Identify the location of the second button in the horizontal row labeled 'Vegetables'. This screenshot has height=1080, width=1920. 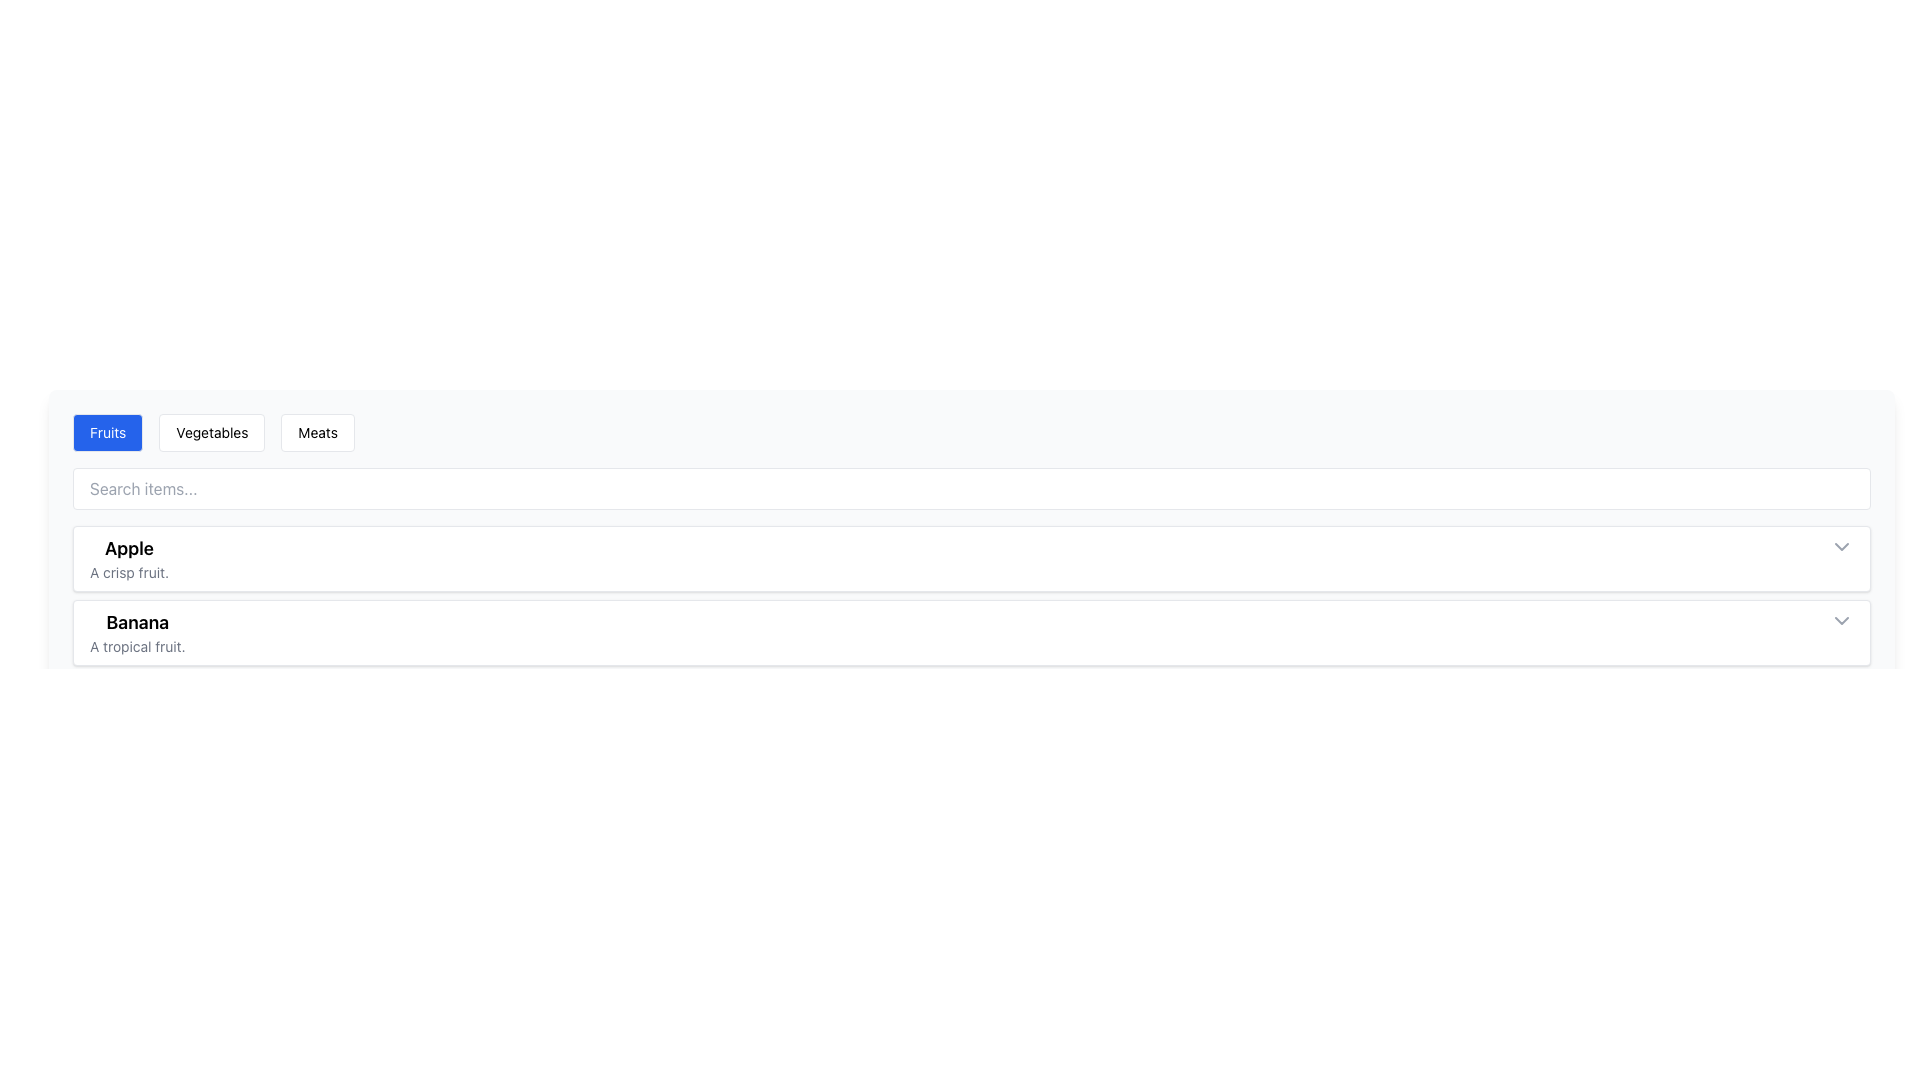
(212, 431).